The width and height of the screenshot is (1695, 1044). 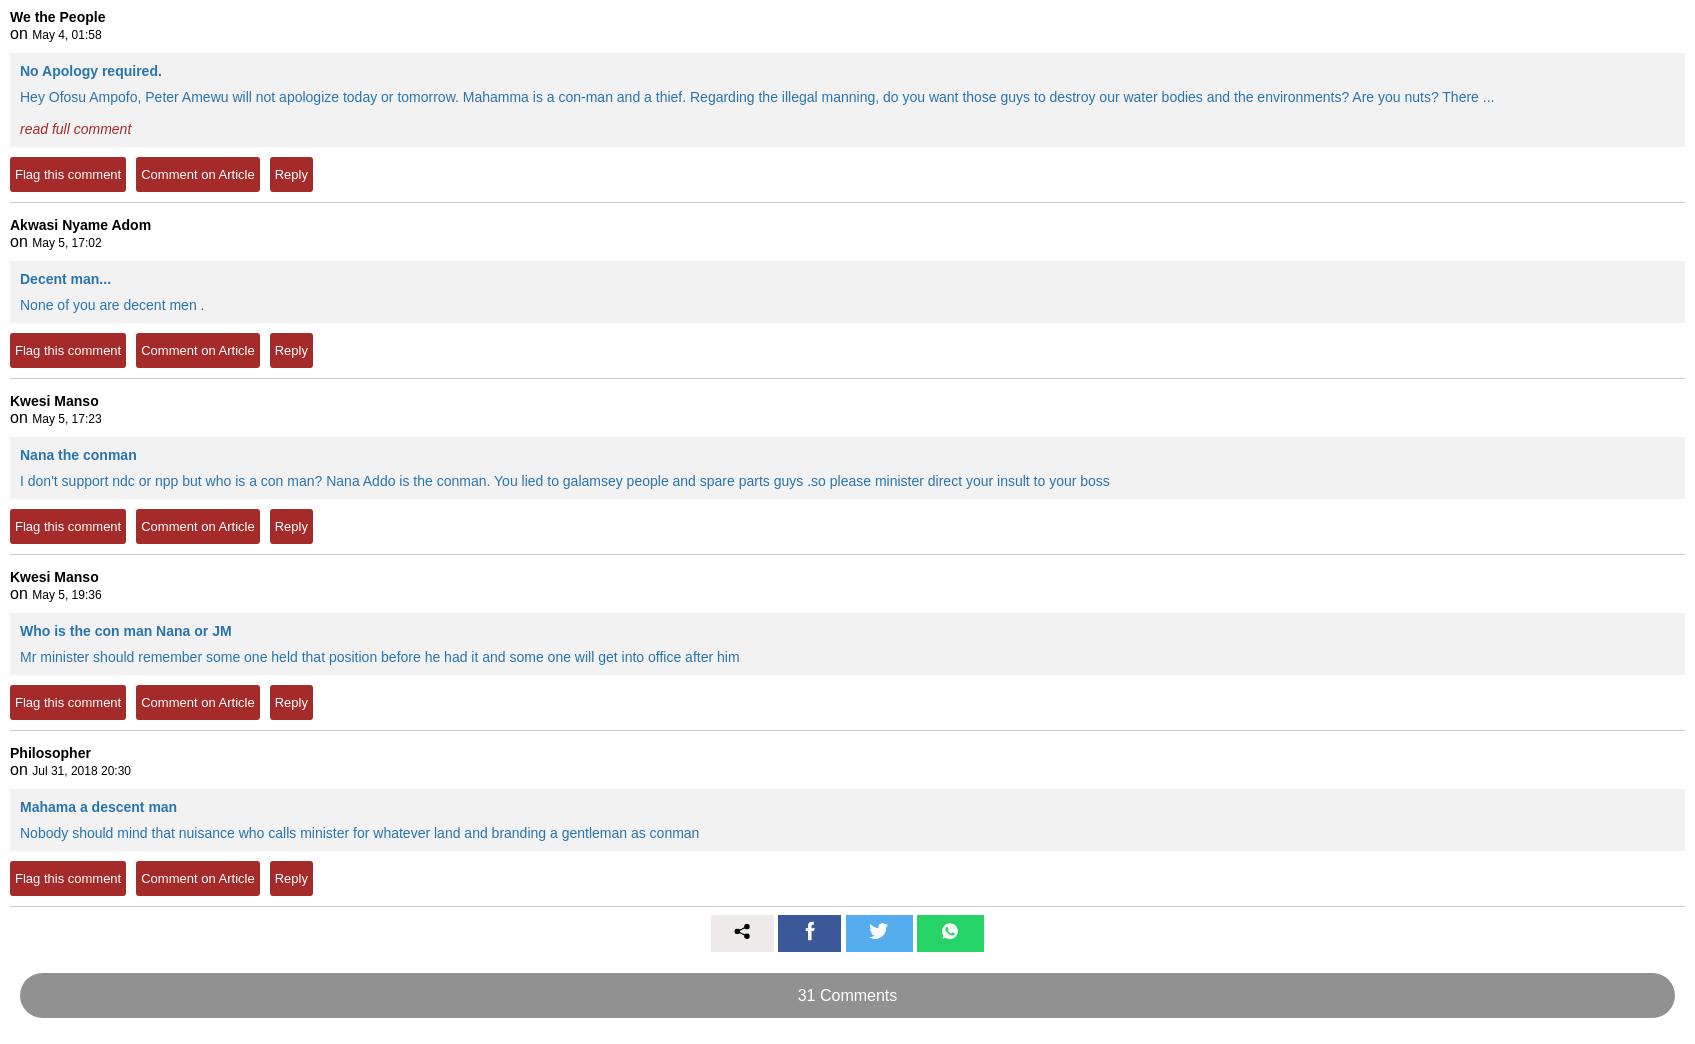 I want to click on 'May  5, 17:23', so click(x=65, y=417).